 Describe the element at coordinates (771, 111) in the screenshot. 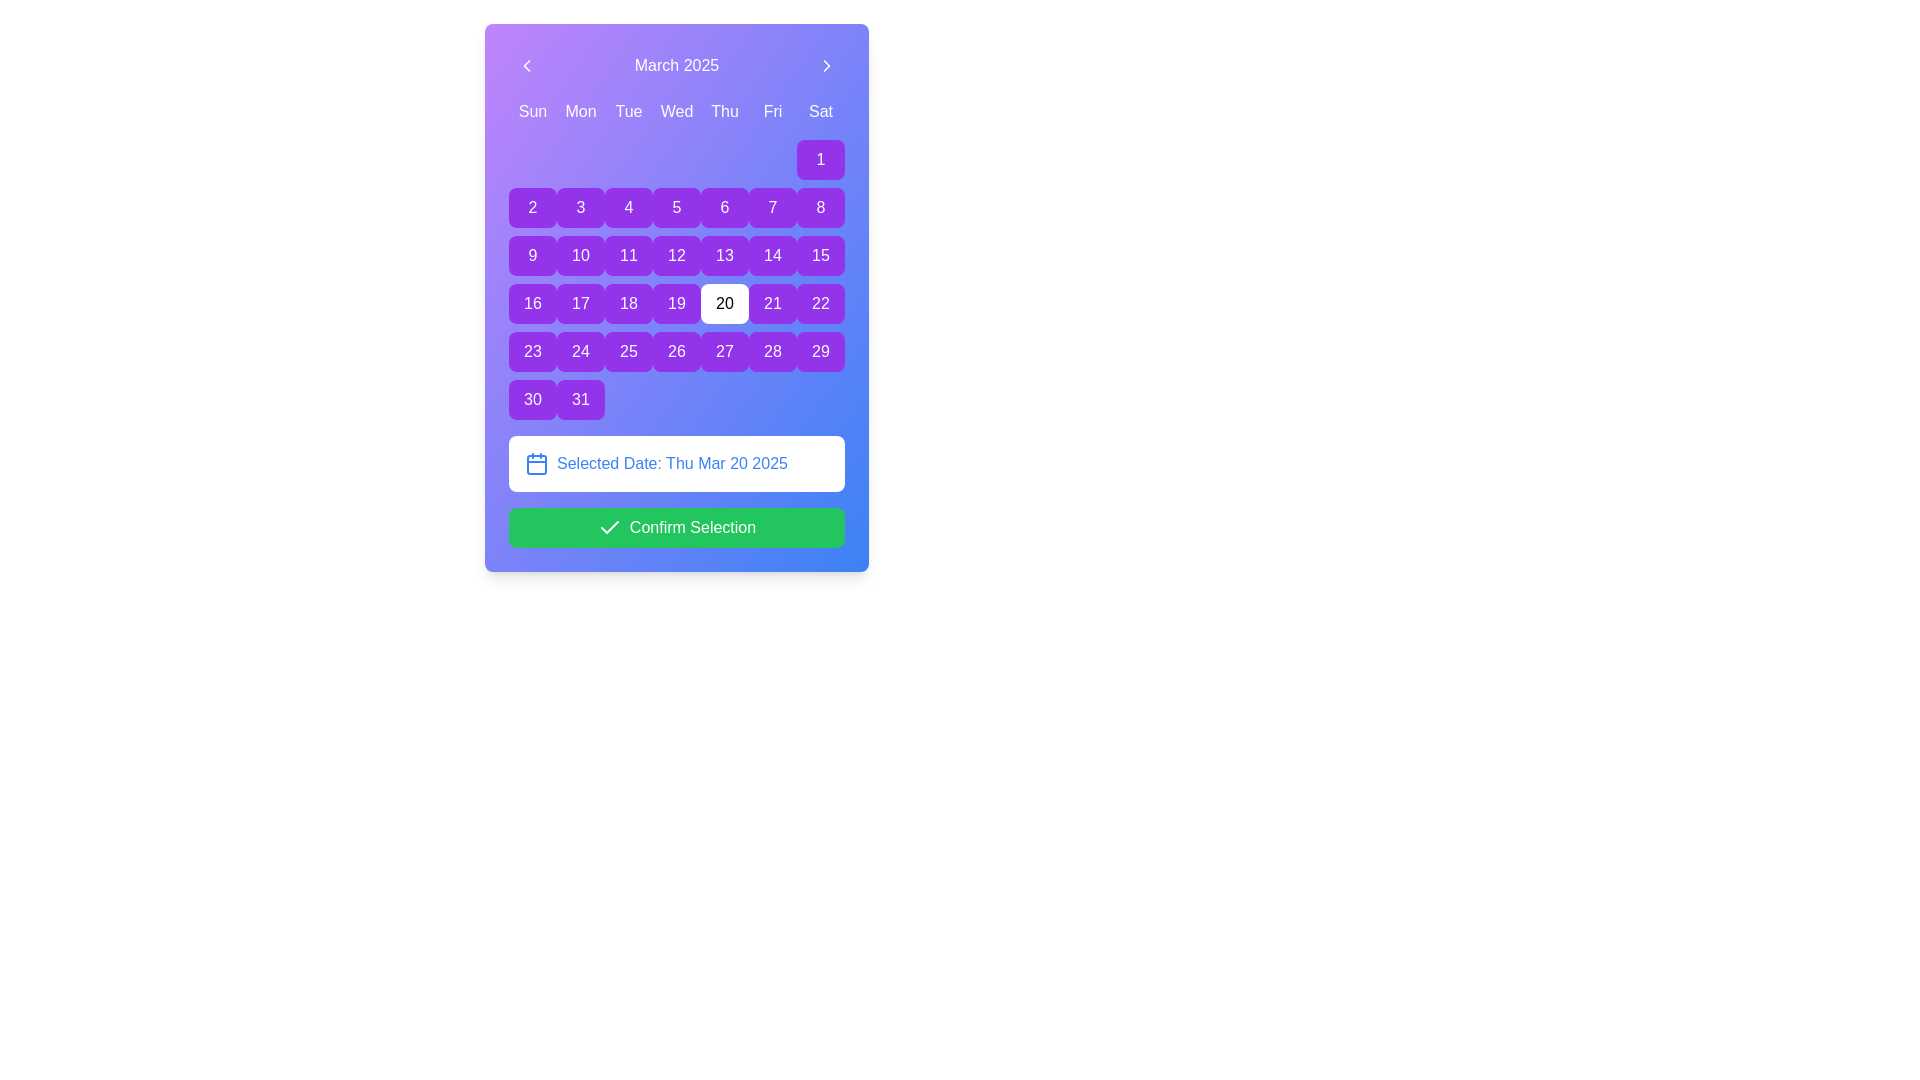

I see `the text label indicating 'Friday' in the calendar's weekday header, which is the sixth element in the sequence of weekday abbreviations` at that location.